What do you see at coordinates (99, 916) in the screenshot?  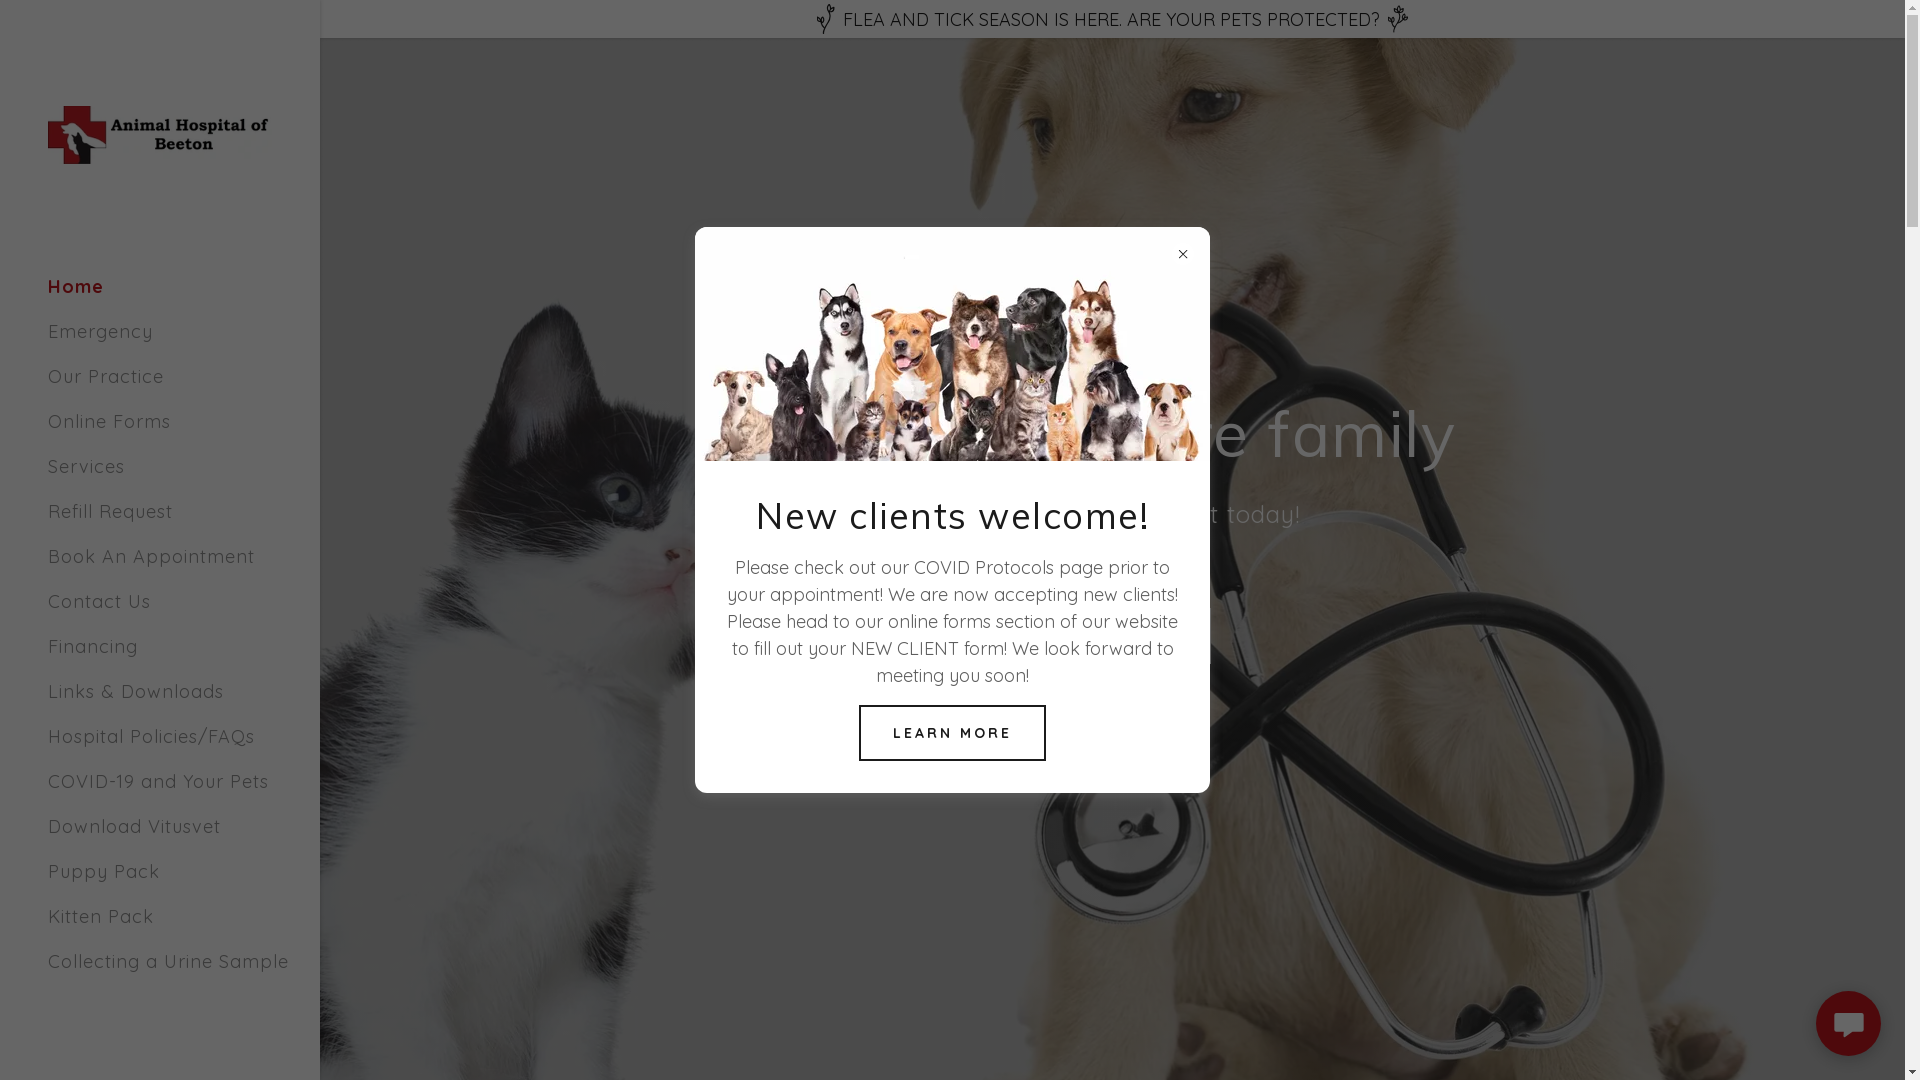 I see `'Kitten Pack'` at bounding box center [99, 916].